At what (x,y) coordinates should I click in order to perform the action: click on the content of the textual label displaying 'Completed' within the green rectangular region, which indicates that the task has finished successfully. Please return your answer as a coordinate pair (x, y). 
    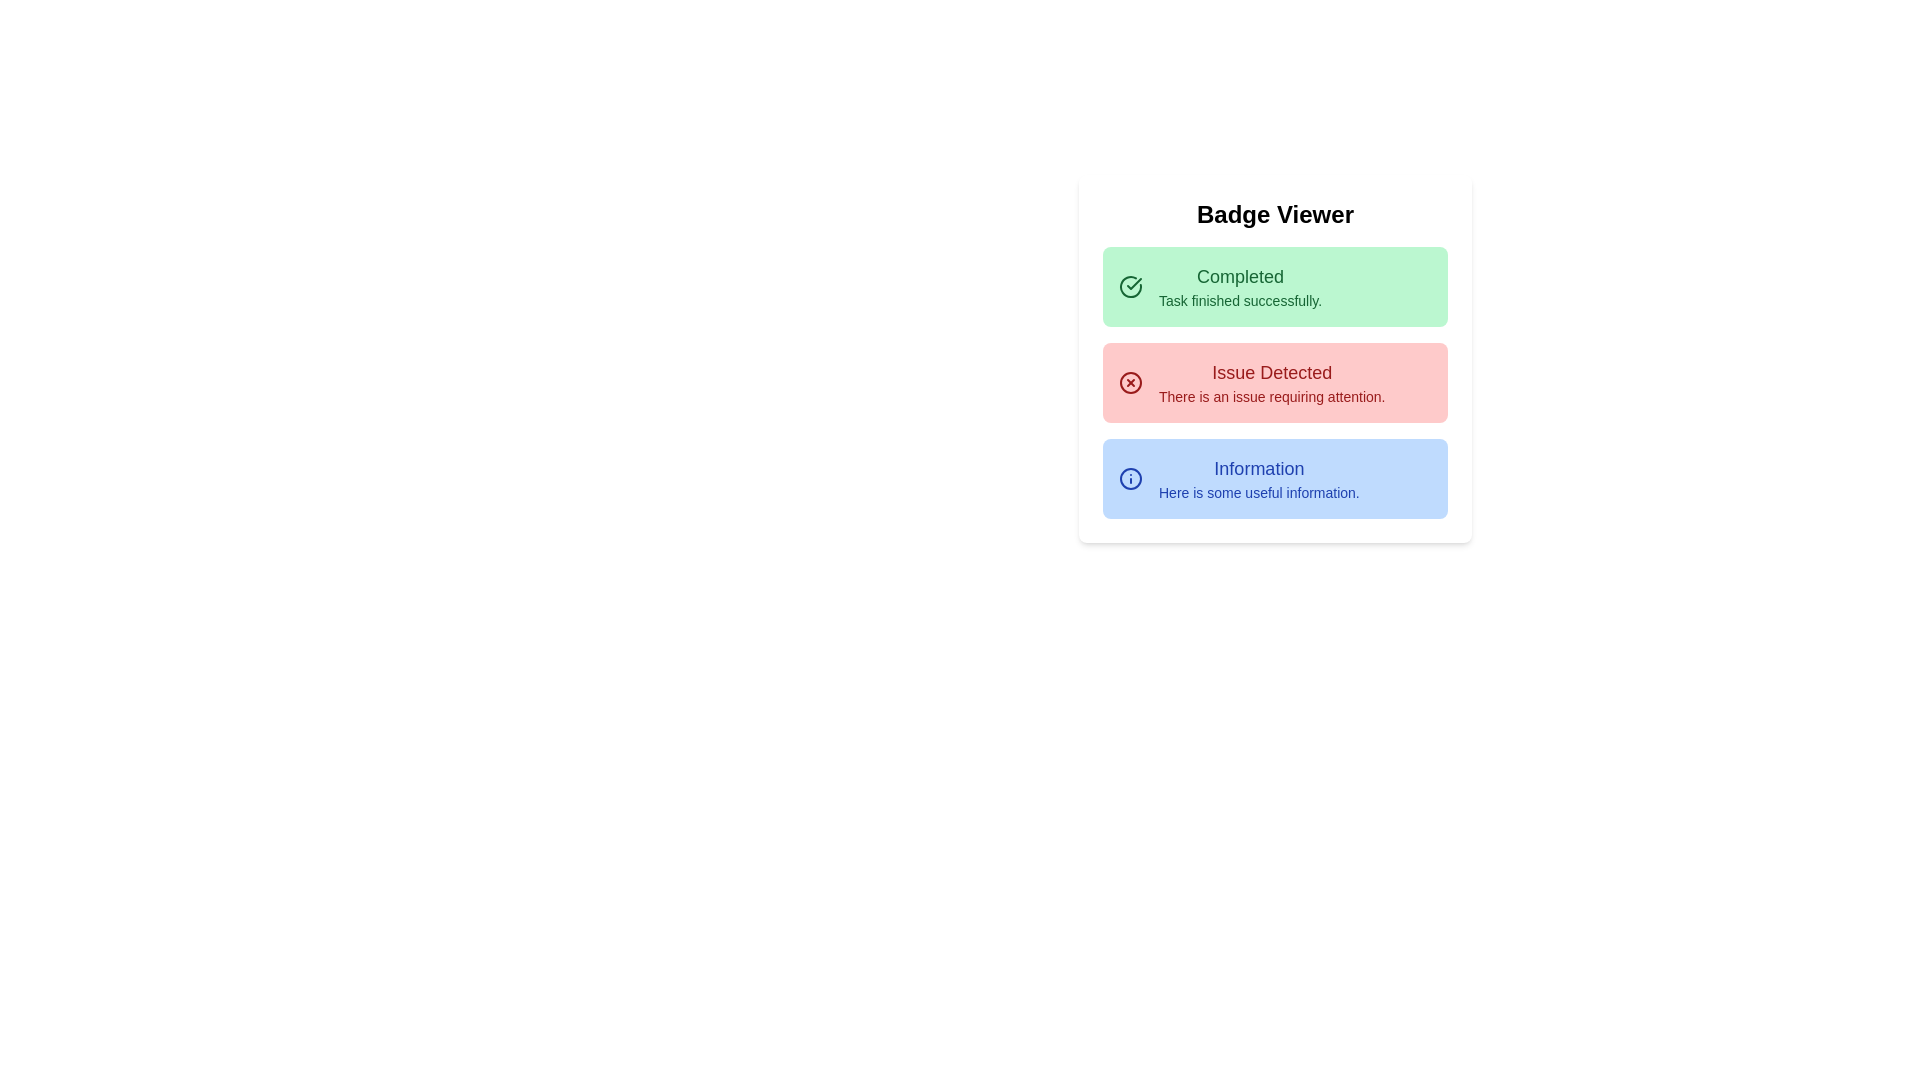
    Looking at the image, I should click on (1239, 277).